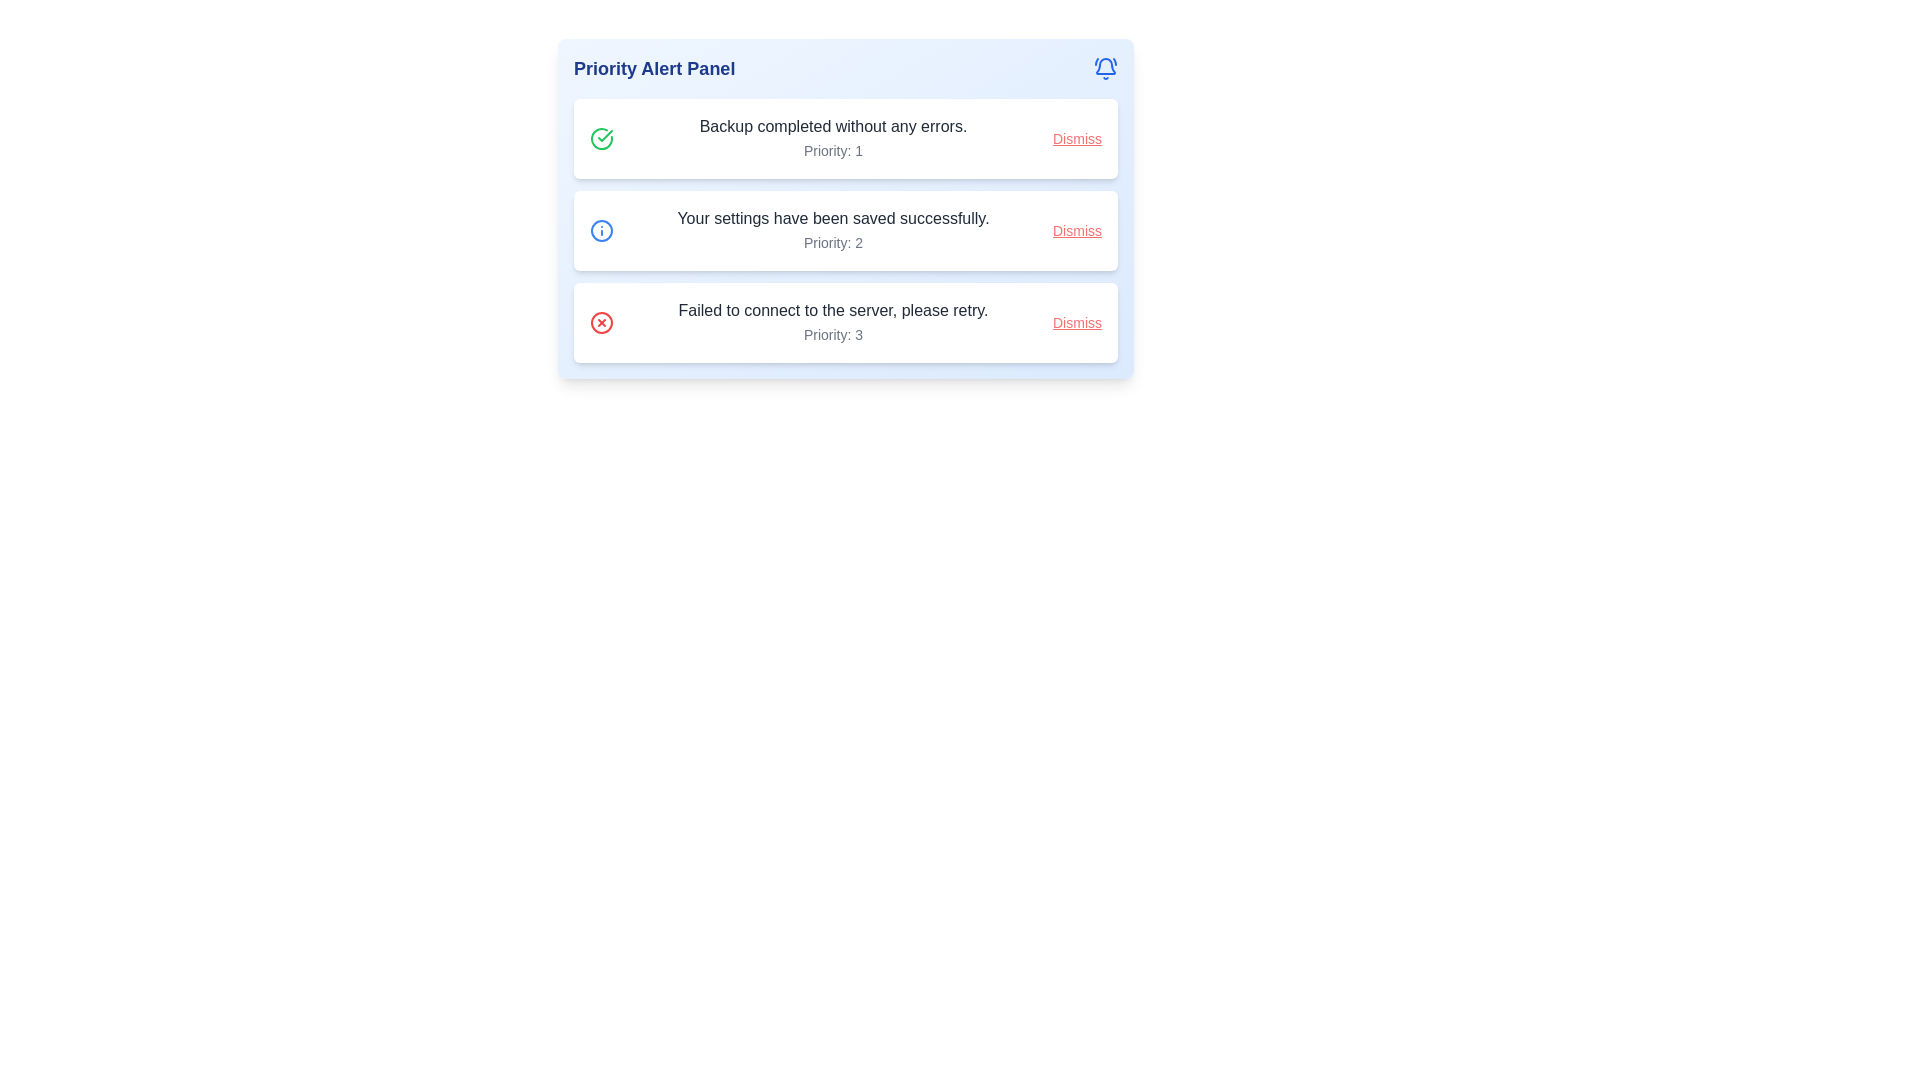 This screenshot has height=1080, width=1920. Describe the element at coordinates (833, 149) in the screenshot. I see `the text label displaying 'Priority: 1', which is styled in a smaller gray font and is positioned below the main text of the alert in the 'Priority Alert Panel'` at that location.